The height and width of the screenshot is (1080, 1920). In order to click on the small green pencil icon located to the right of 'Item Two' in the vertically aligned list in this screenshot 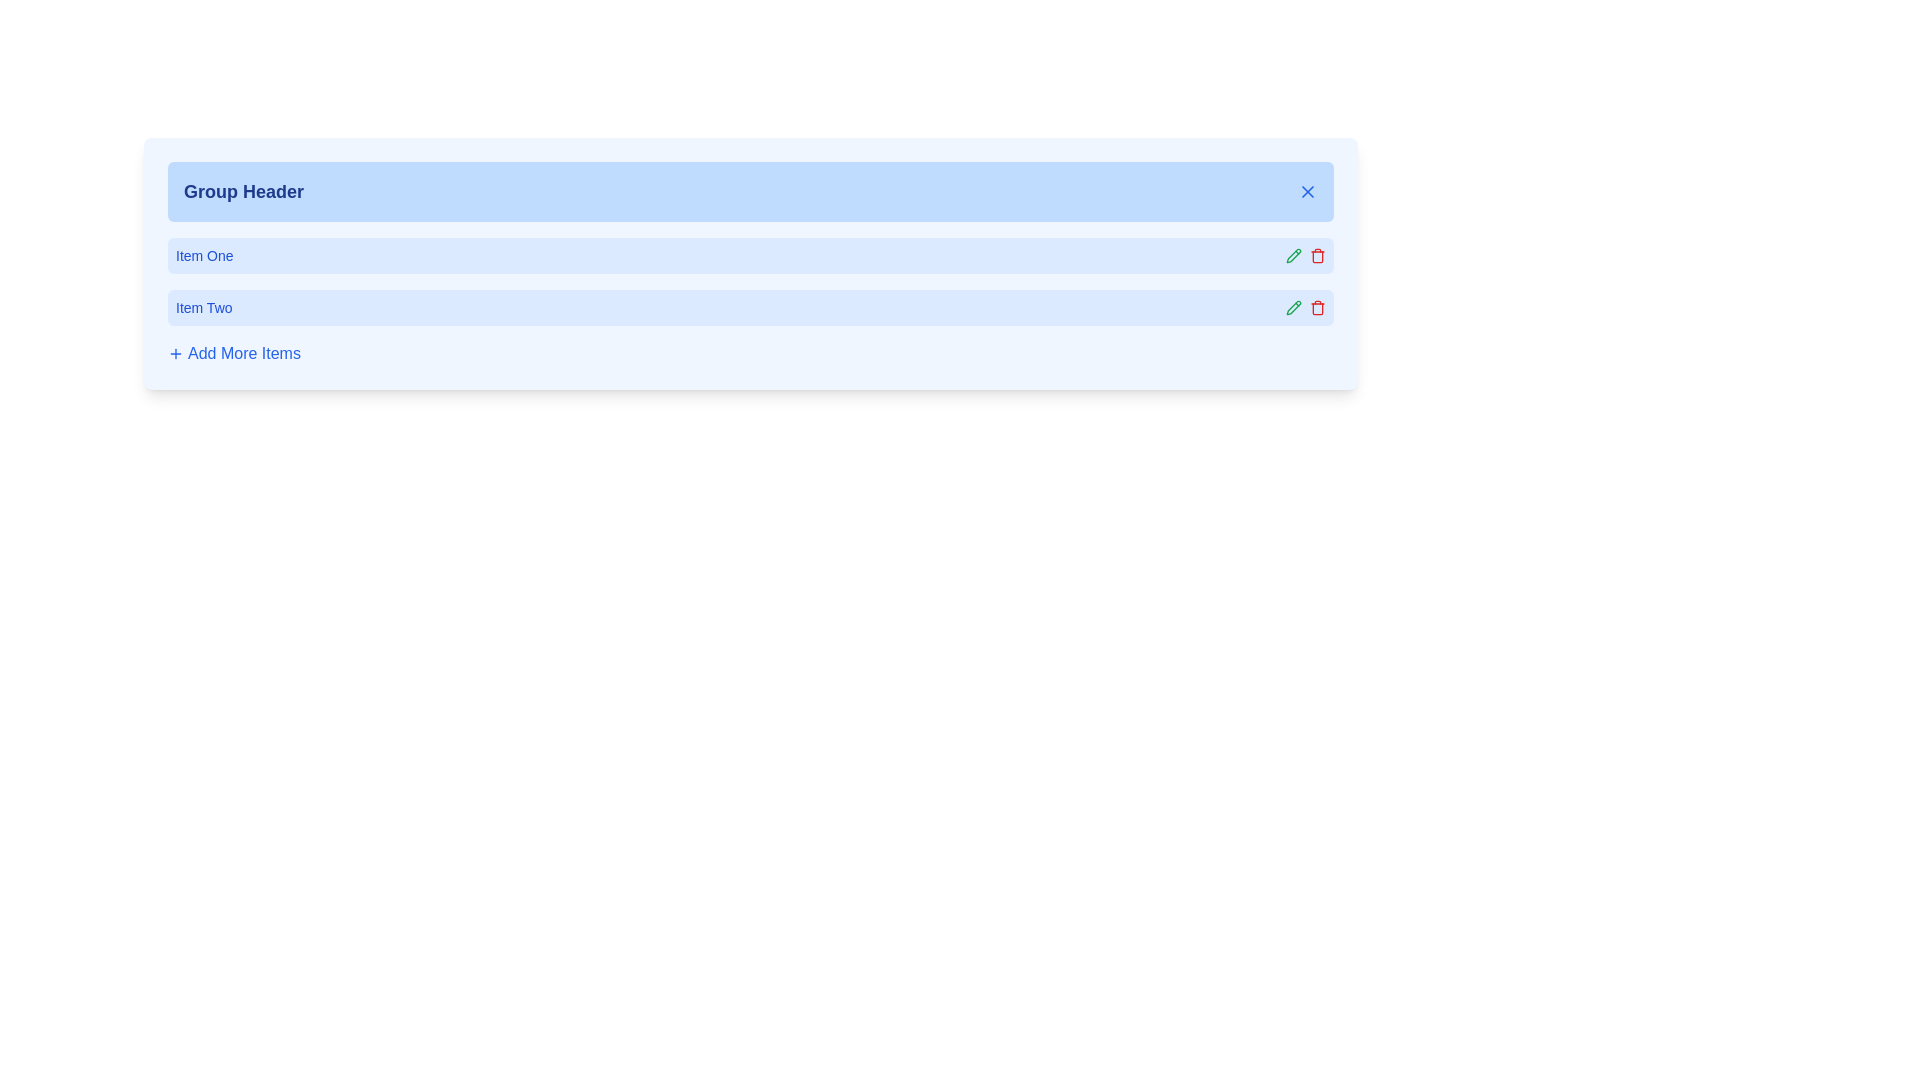, I will do `click(1294, 254)`.